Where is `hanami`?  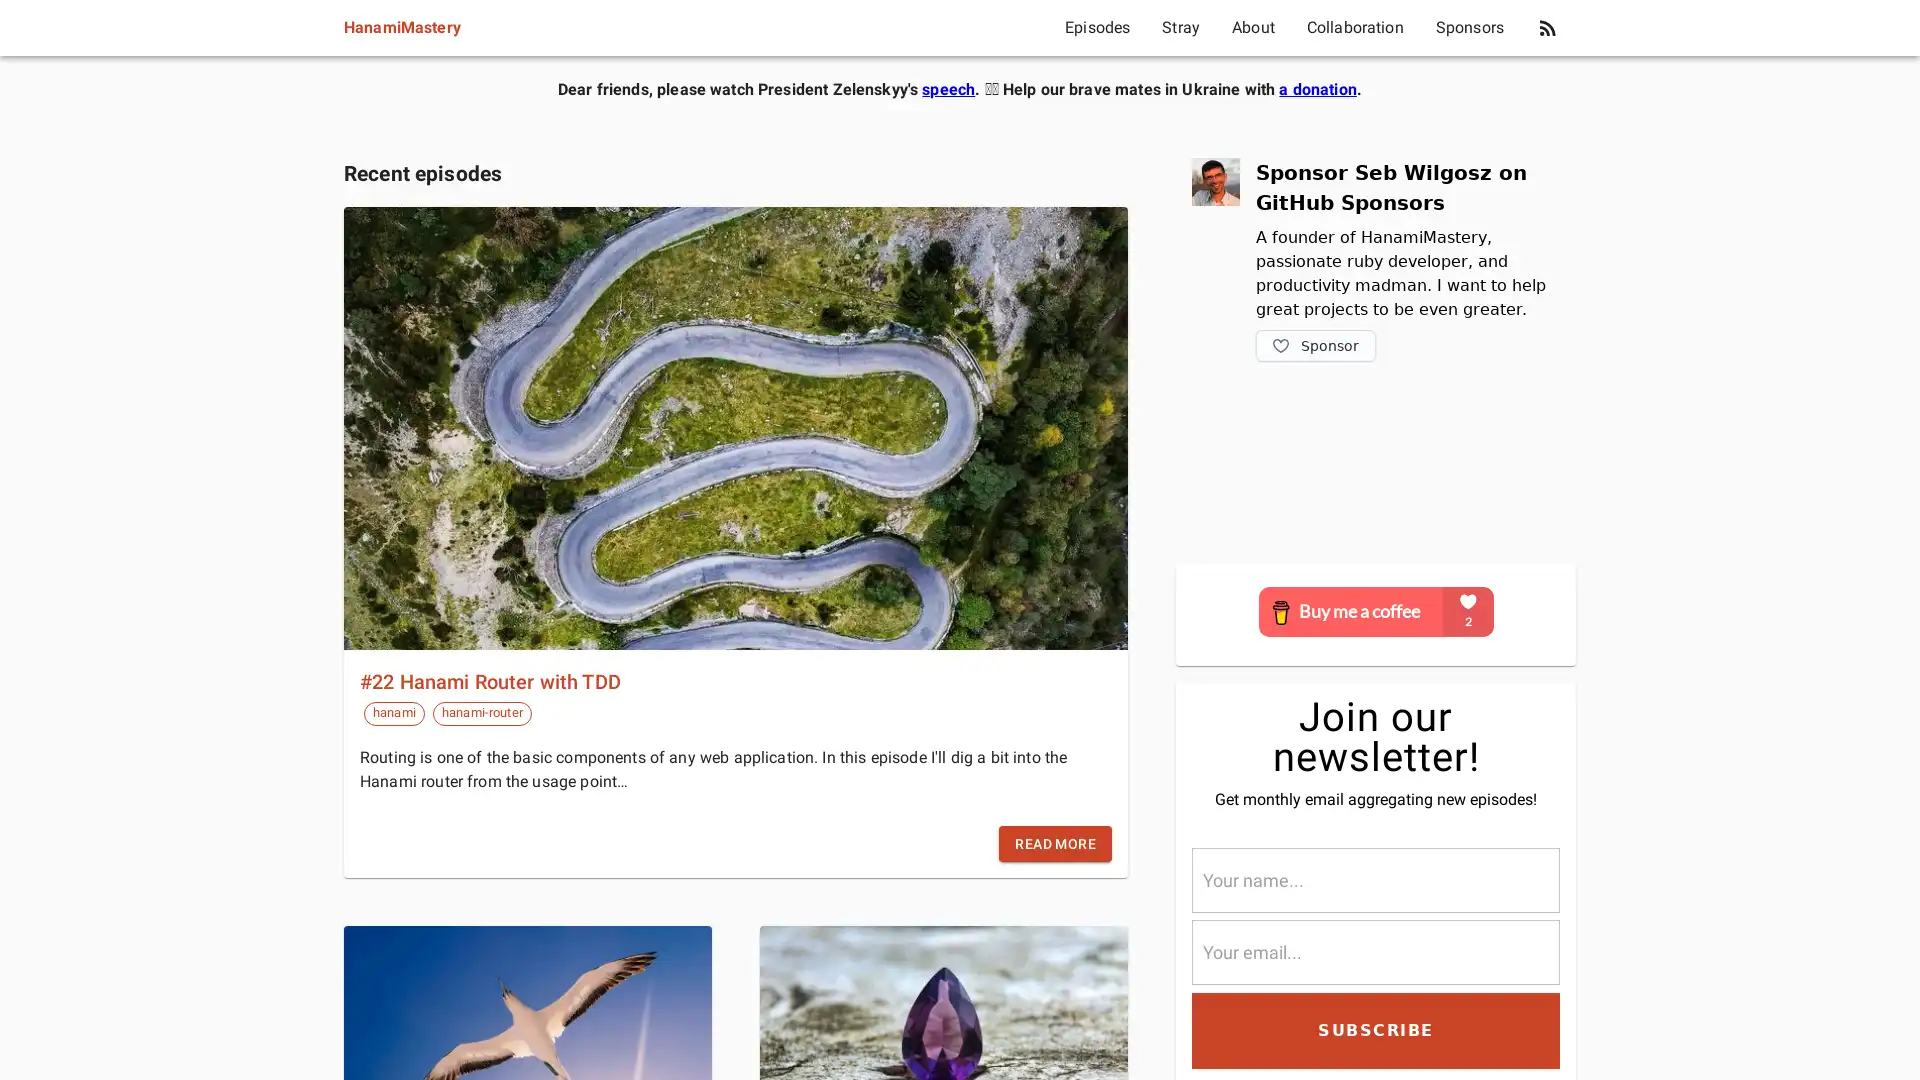 hanami is located at coordinates (393, 712).